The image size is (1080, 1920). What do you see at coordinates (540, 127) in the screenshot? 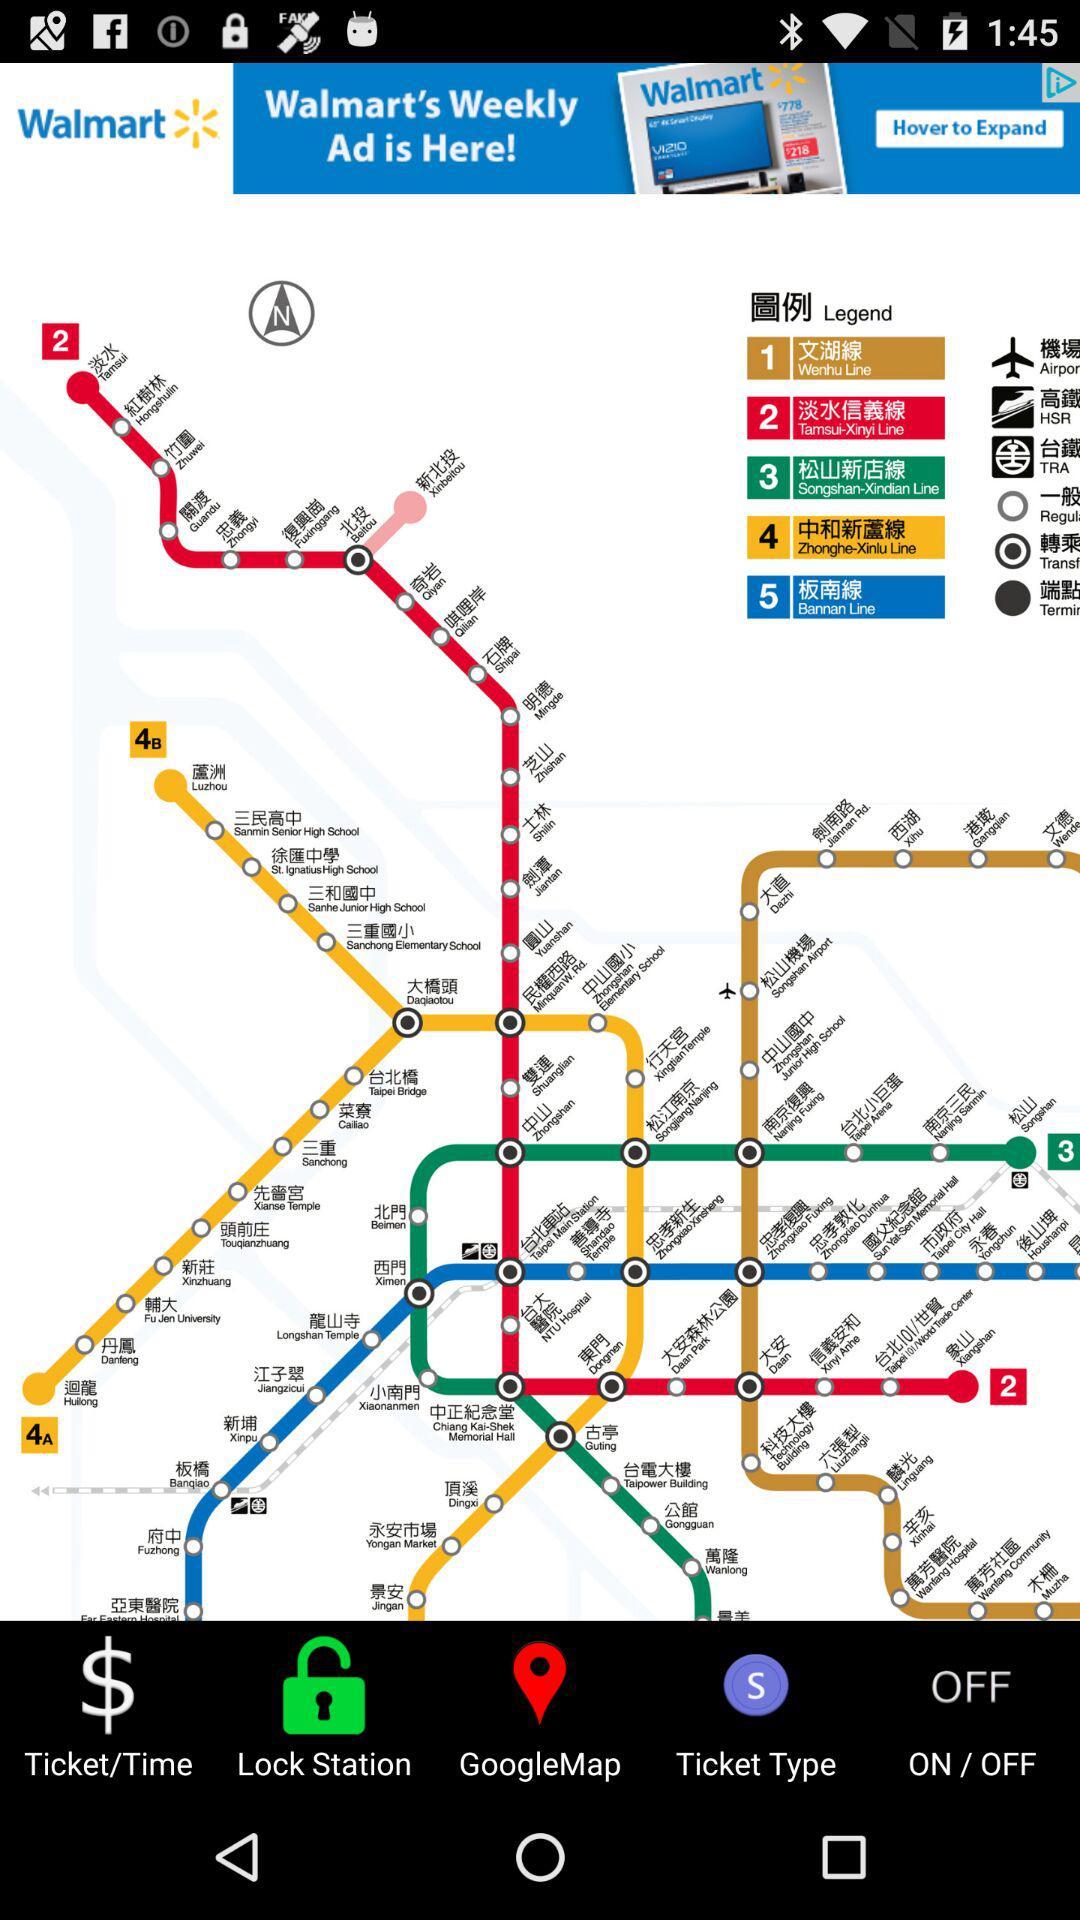
I see `open walmart advertisement` at bounding box center [540, 127].